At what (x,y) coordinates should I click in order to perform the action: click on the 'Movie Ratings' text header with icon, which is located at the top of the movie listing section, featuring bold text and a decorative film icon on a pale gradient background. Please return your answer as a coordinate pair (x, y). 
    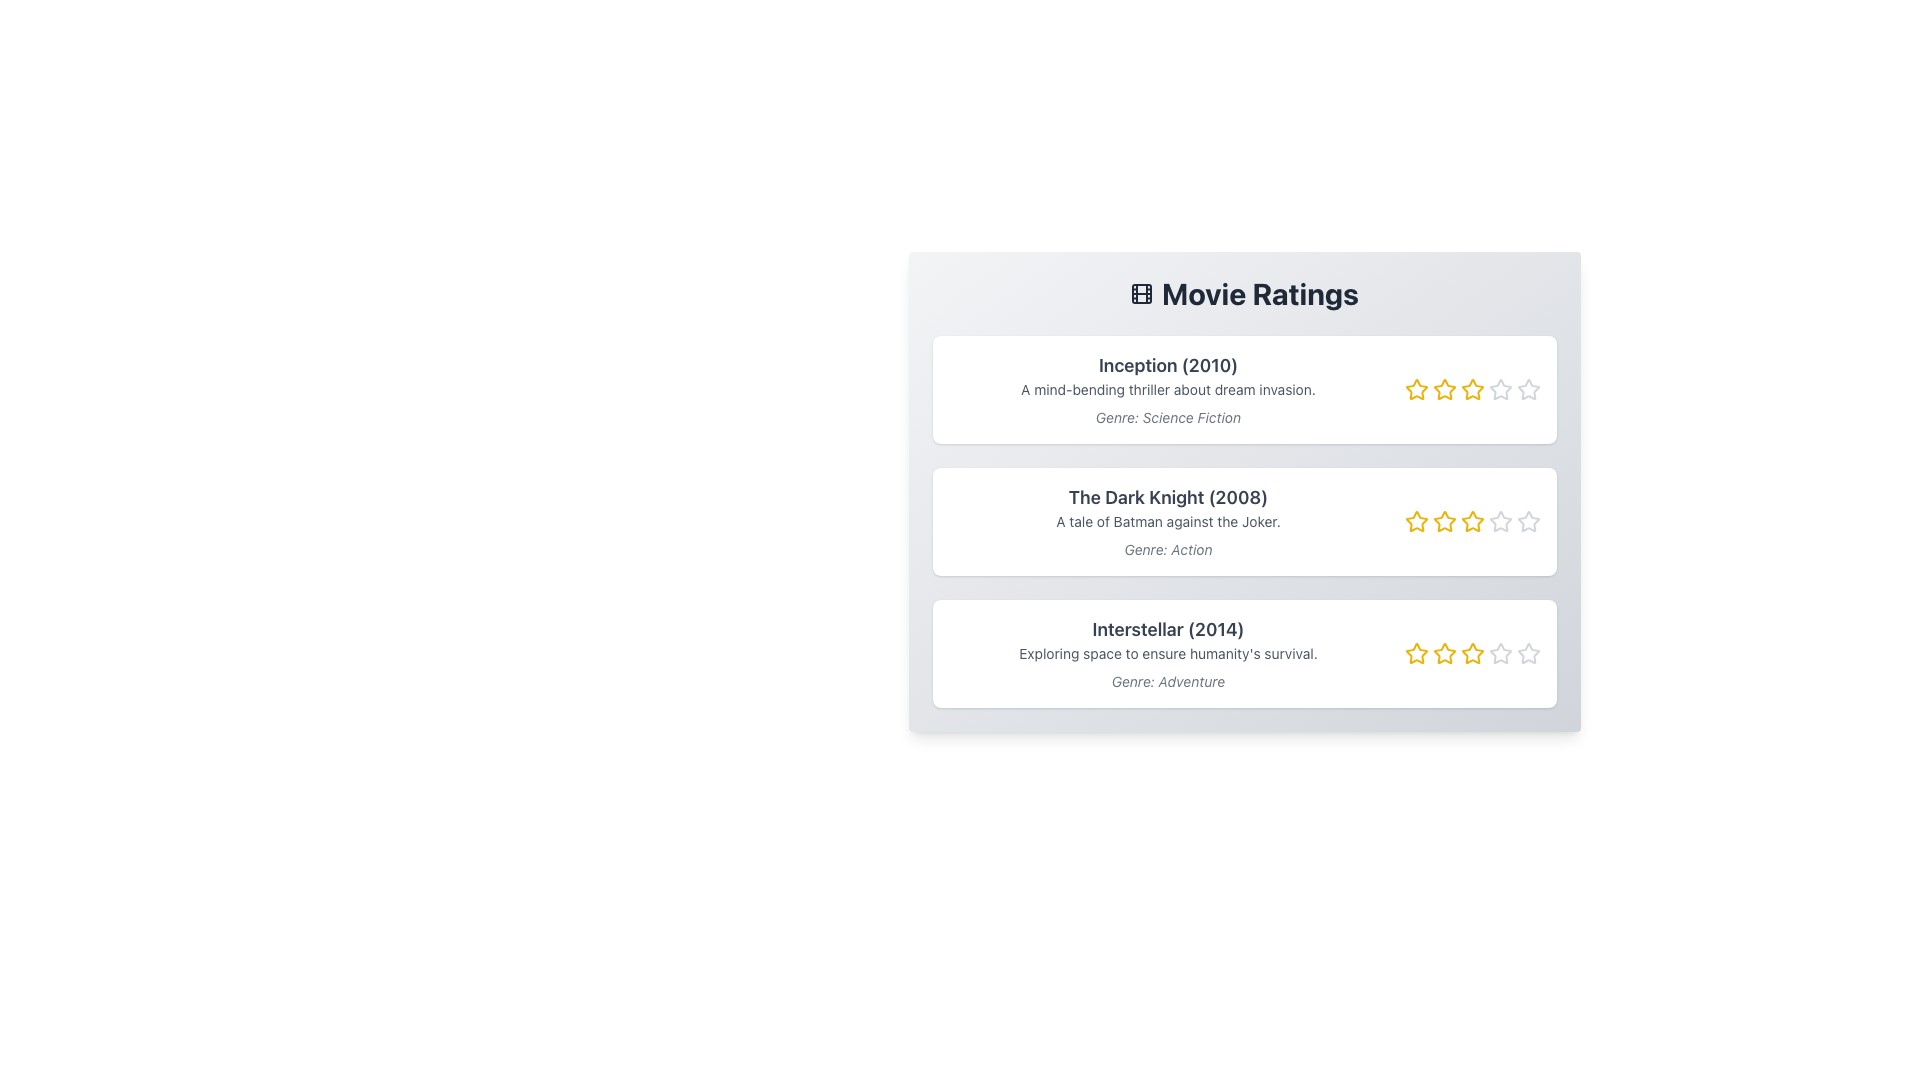
    Looking at the image, I should click on (1243, 293).